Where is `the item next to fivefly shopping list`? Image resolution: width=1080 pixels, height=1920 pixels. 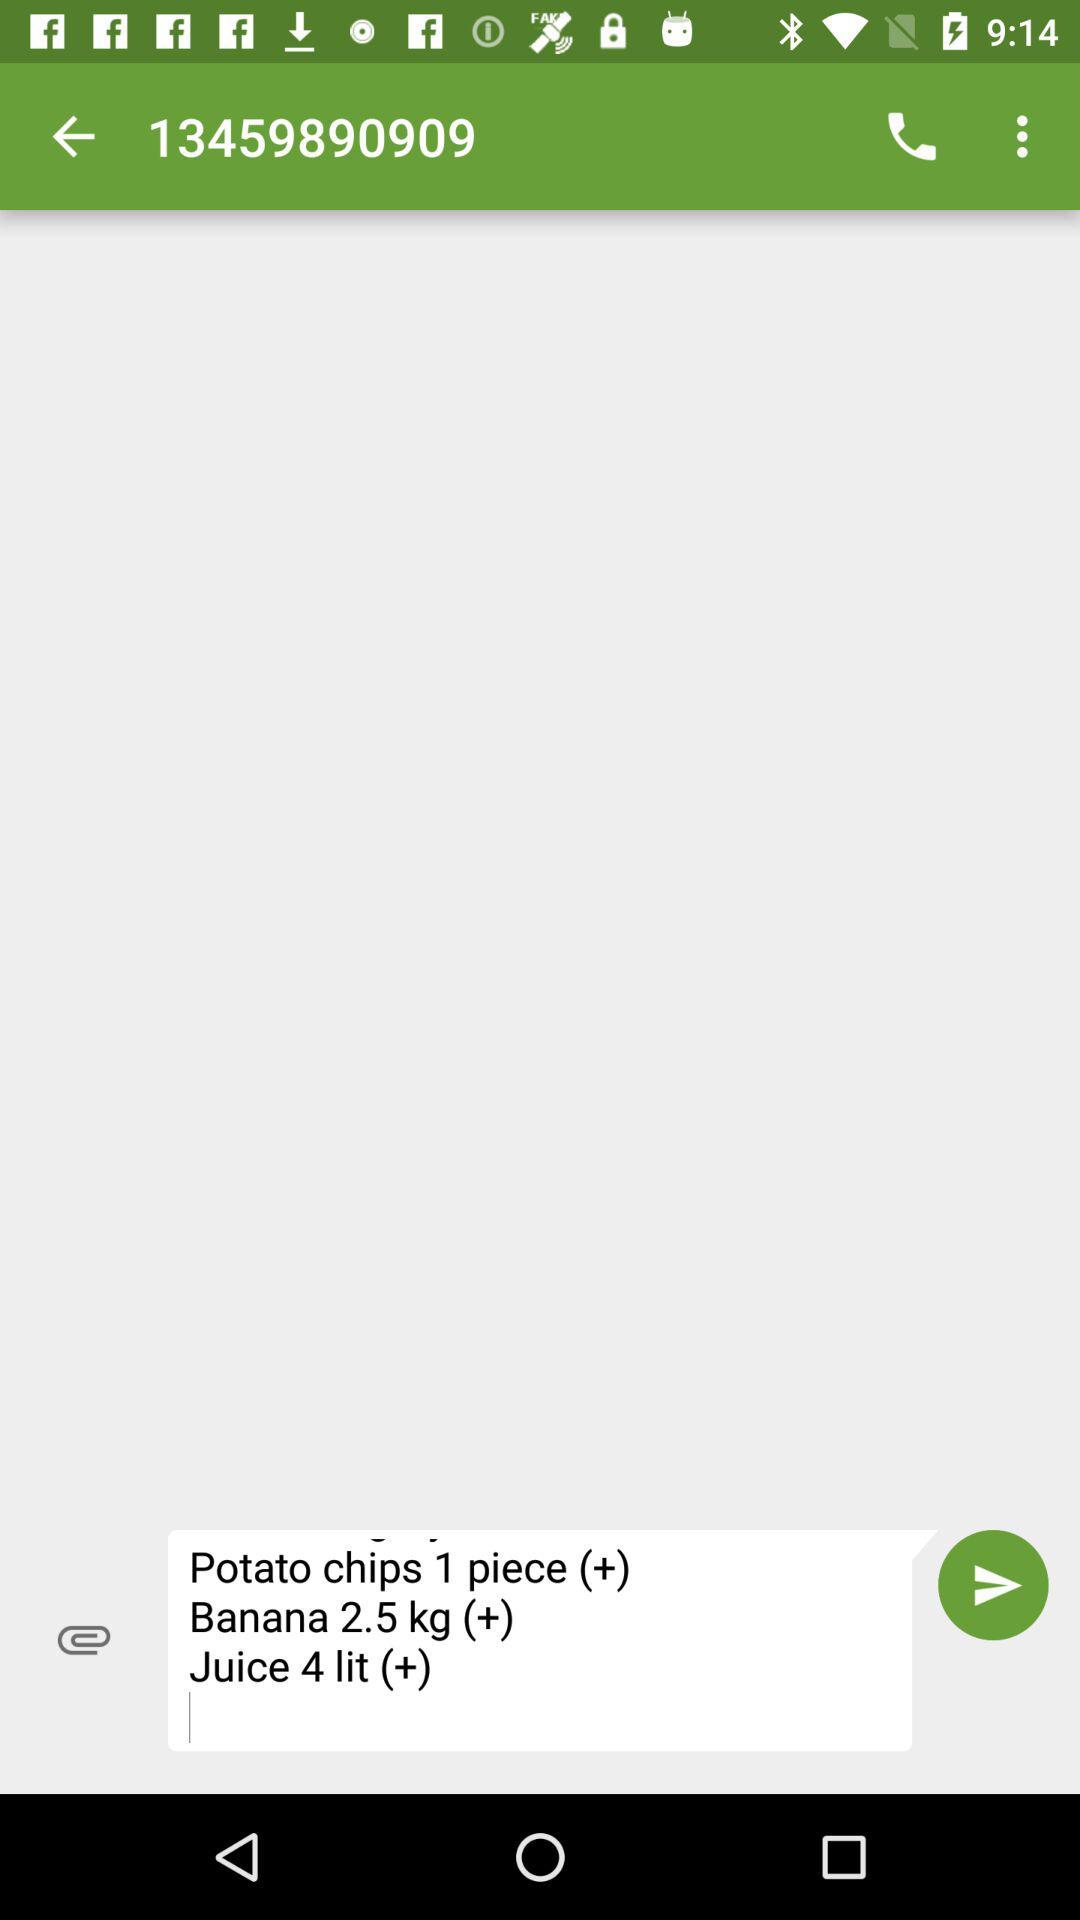 the item next to fivefly shopping list is located at coordinates (993, 1584).